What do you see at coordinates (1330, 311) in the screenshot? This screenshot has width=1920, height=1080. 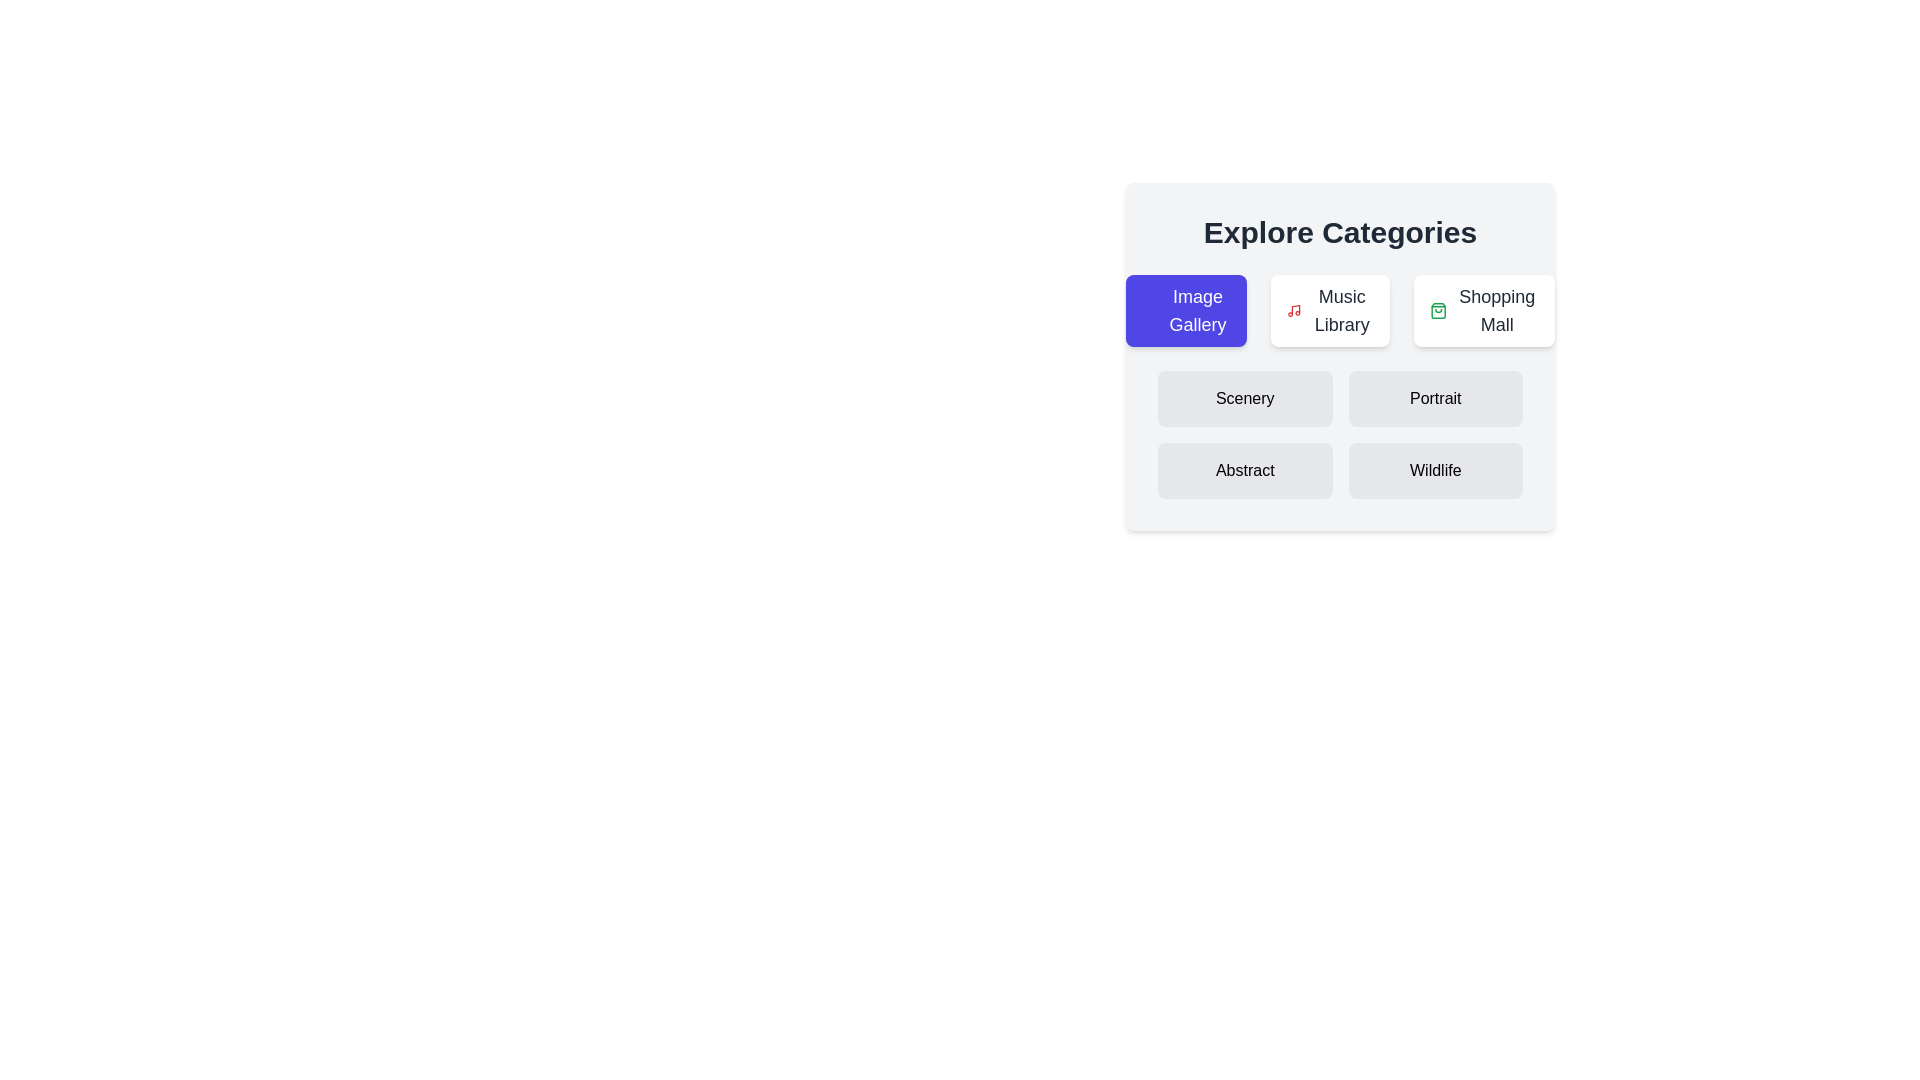 I see `the 'Music Library' button, which is a rectangular button with rounded corners, white background, gray text, and a red musical note icon, located in the 'Explore Categories' section between the 'Image Gallery' and 'Shopping Mall' buttons` at bounding box center [1330, 311].